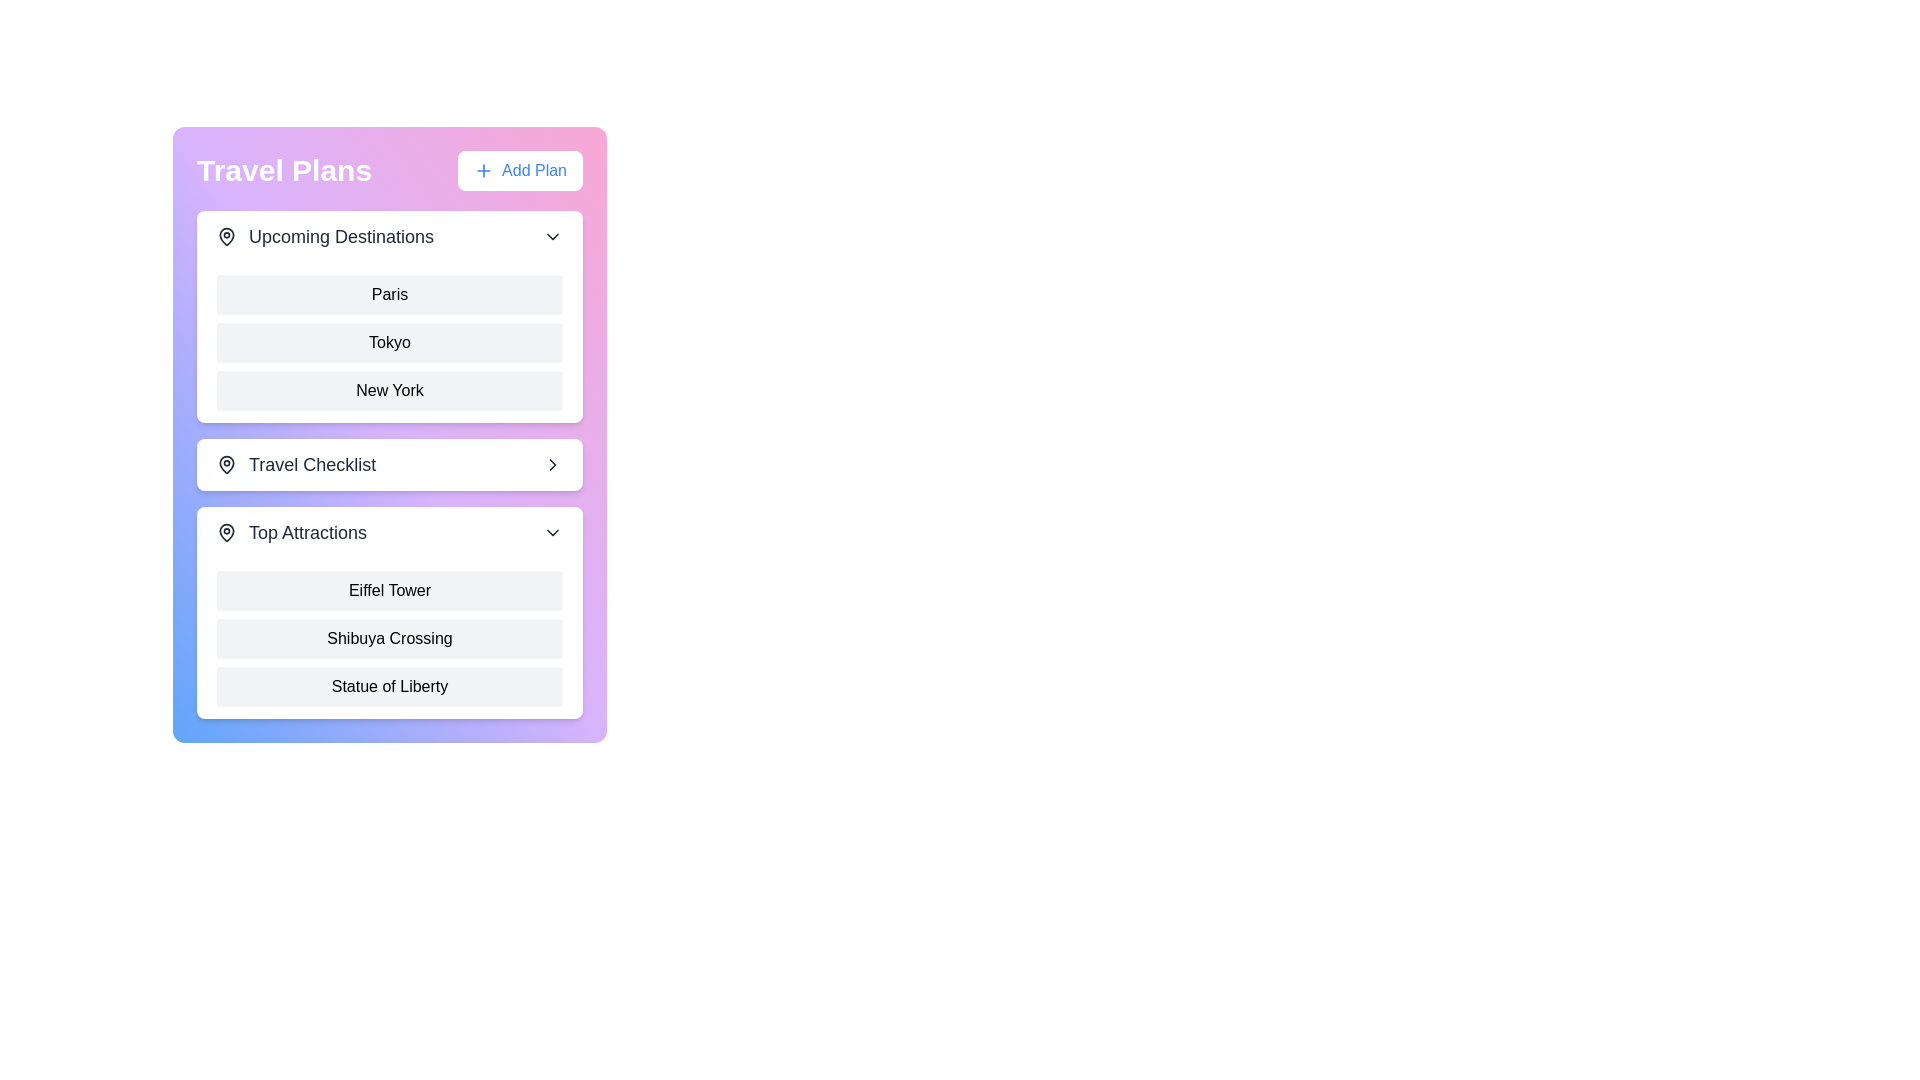  What do you see at coordinates (389, 639) in the screenshot?
I see `the list item Shibuya Crossing in the section Top Attractions` at bounding box center [389, 639].